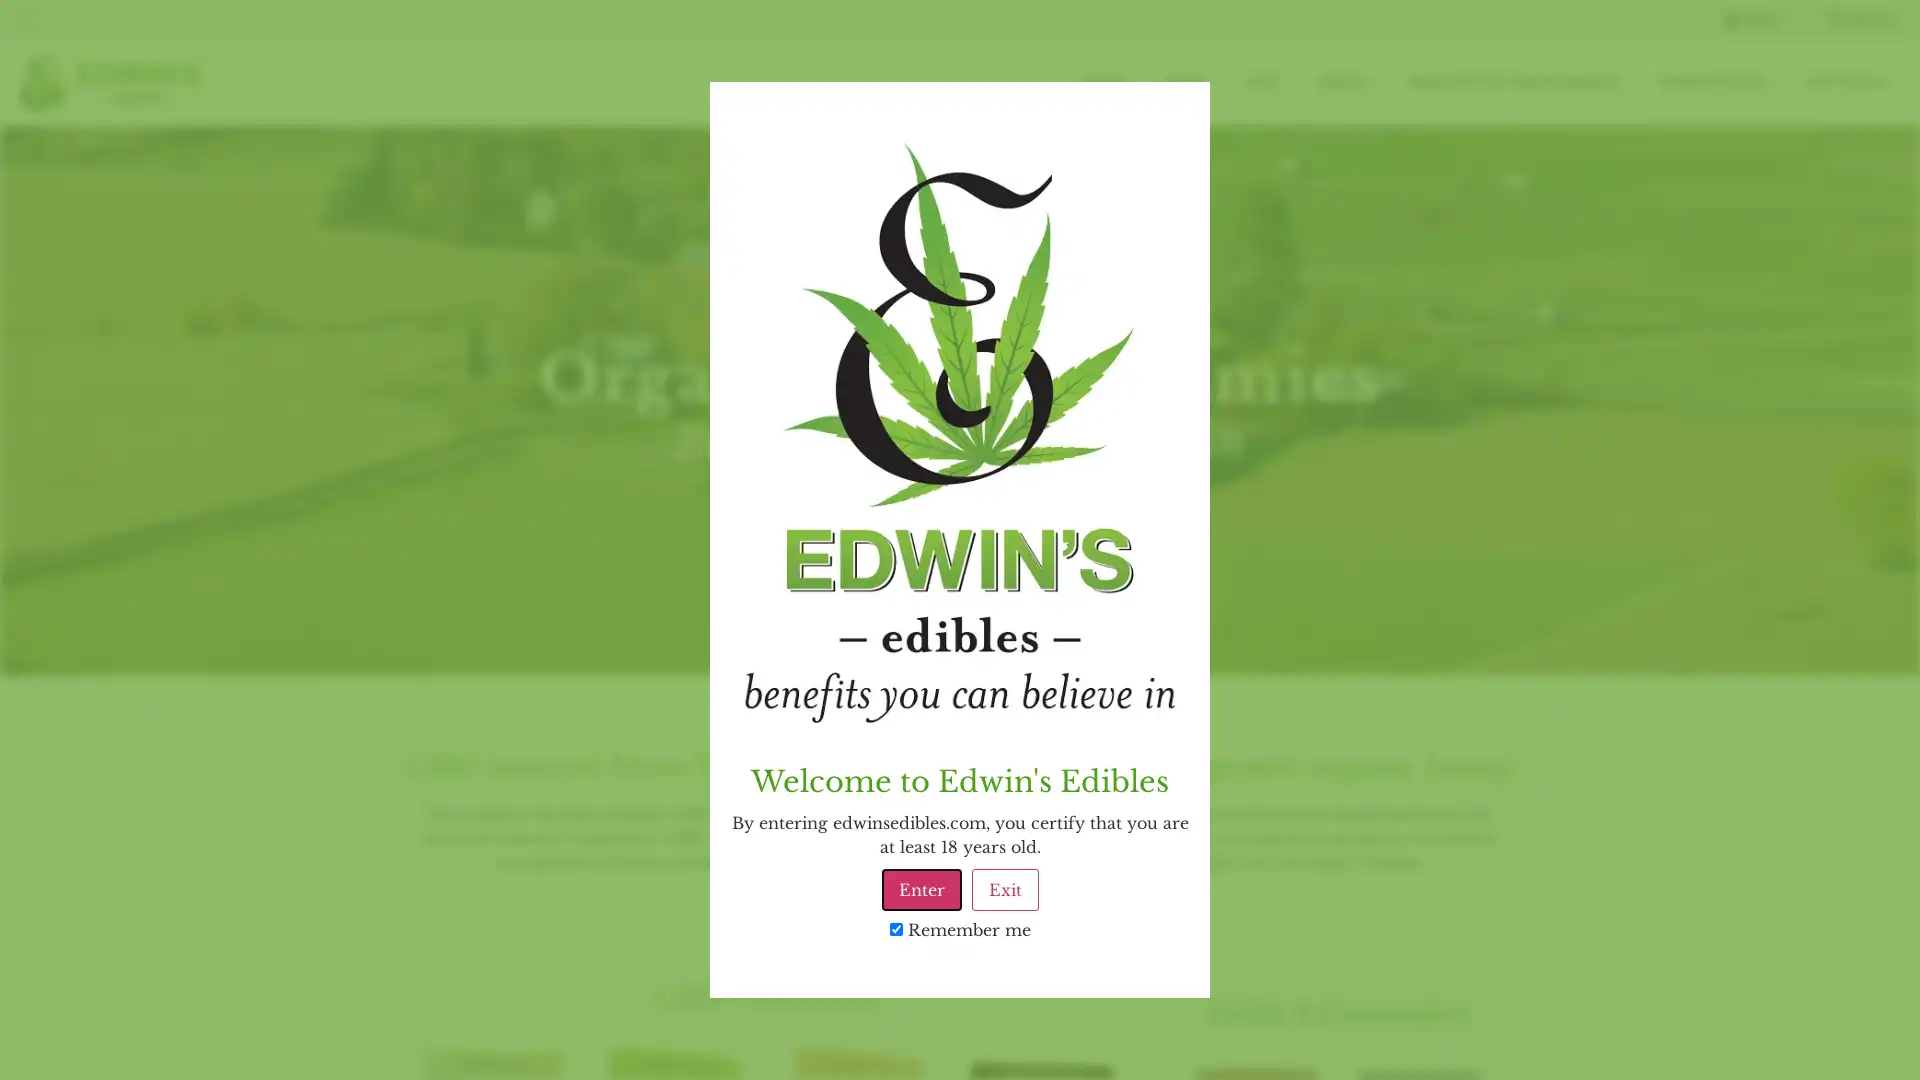 This screenshot has height=1080, width=1920. Describe the element at coordinates (920, 889) in the screenshot. I see `Enter` at that location.